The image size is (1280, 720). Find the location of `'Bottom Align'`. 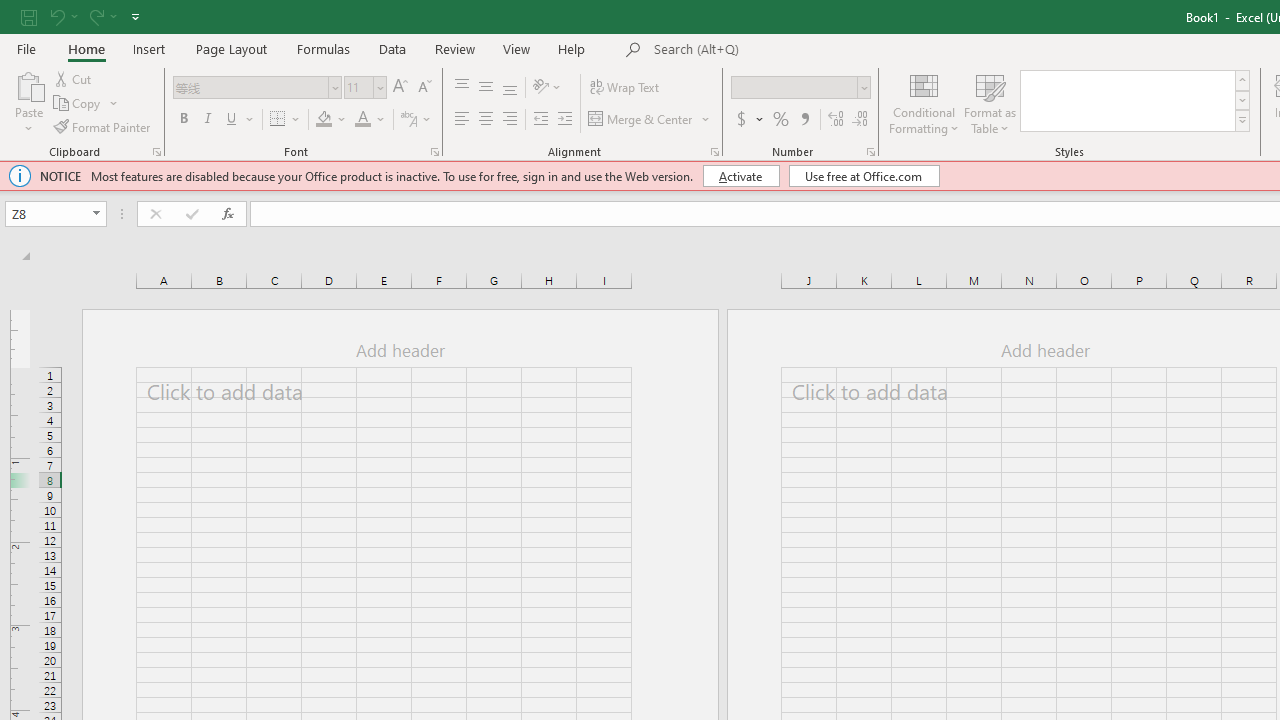

'Bottom Align' is located at coordinates (510, 86).